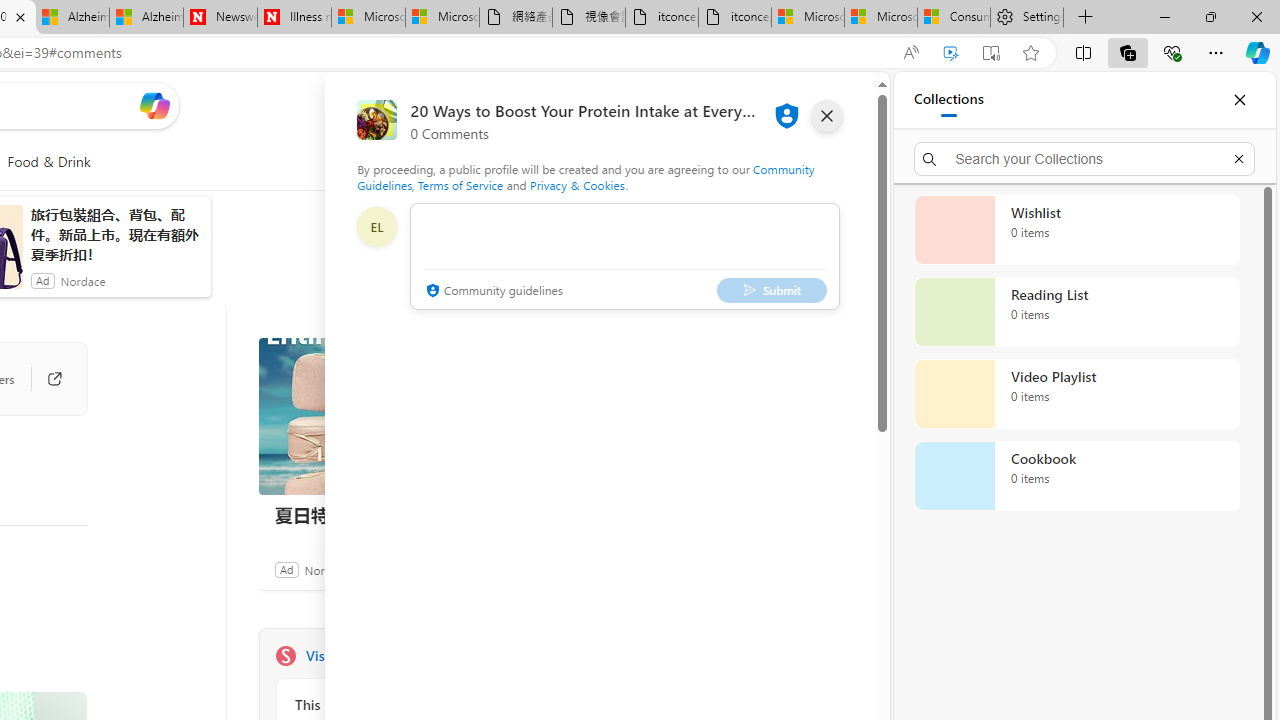 Image resolution: width=1280 pixels, height=720 pixels. Describe the element at coordinates (492, 291) in the screenshot. I see `'Community guidelines'` at that location.